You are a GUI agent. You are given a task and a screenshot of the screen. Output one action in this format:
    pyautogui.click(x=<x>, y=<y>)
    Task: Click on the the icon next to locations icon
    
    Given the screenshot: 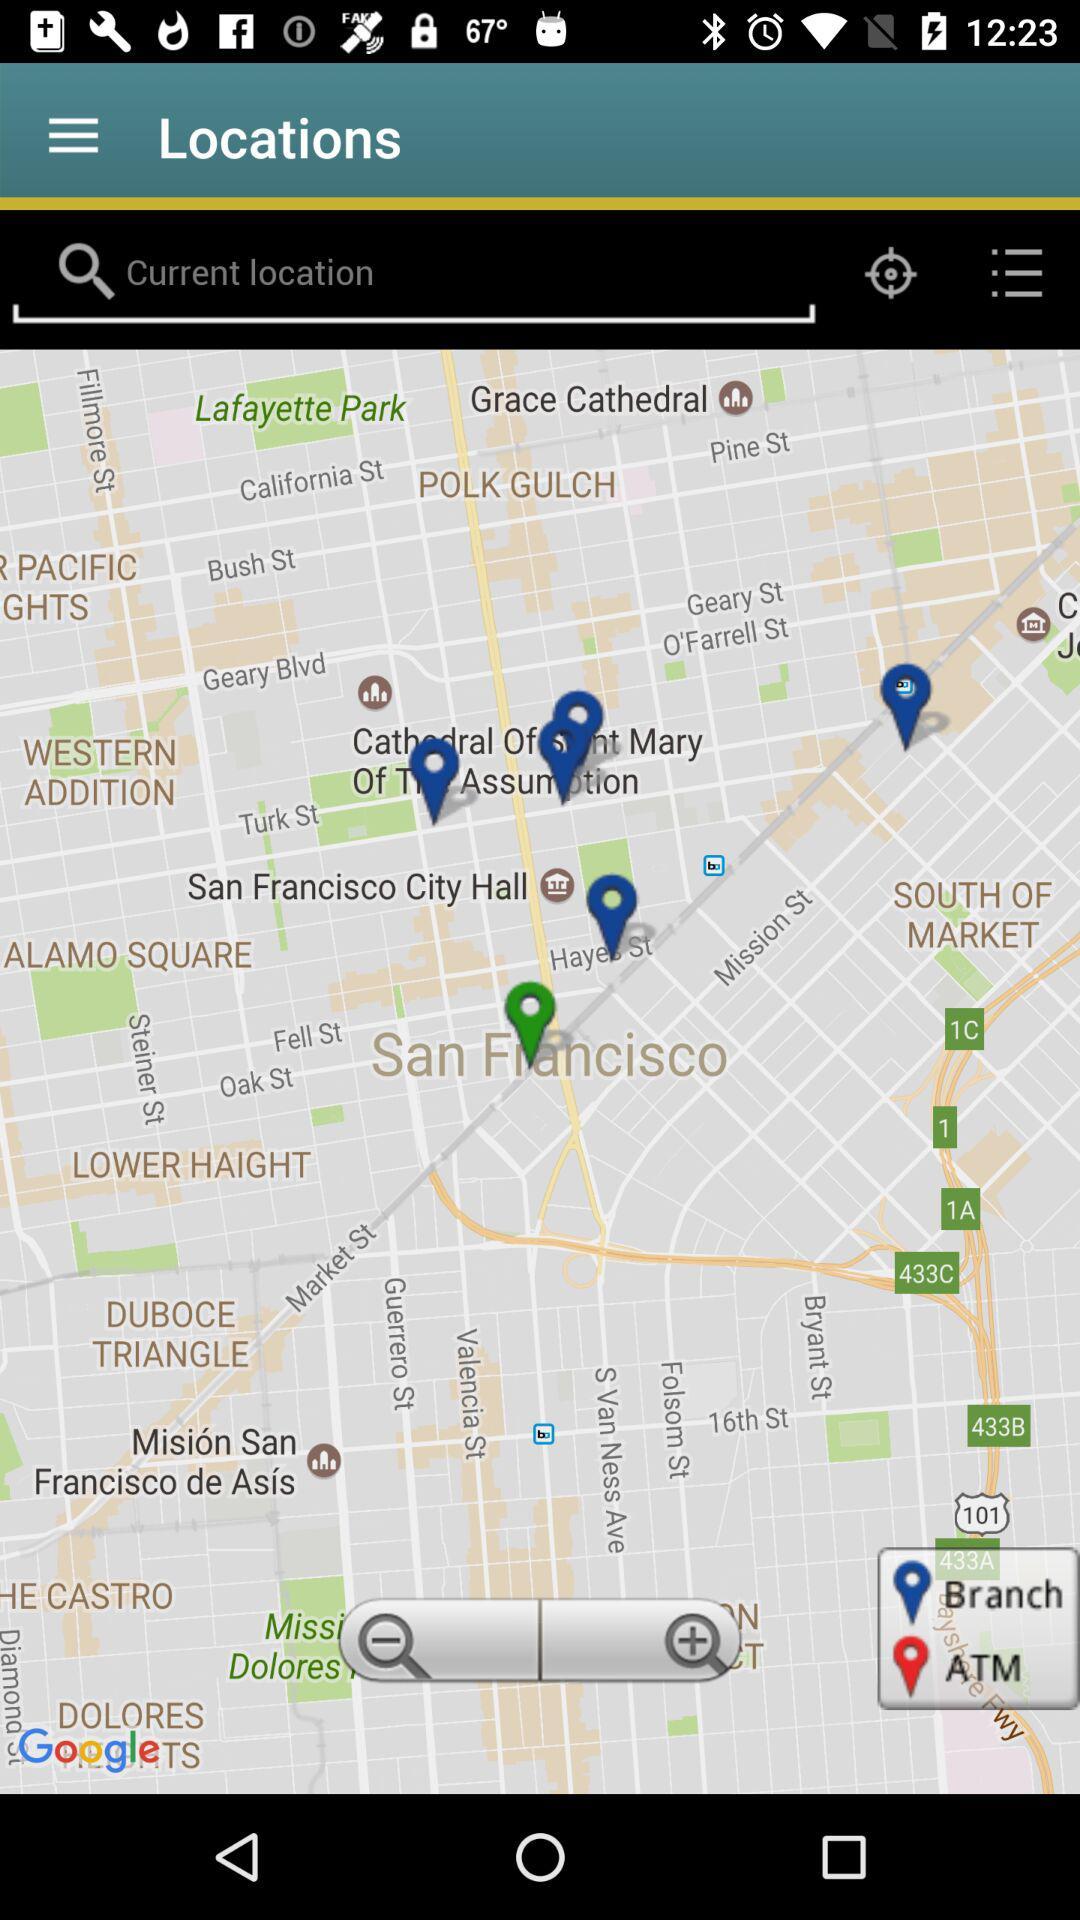 What is the action you would take?
    pyautogui.click(x=72, y=135)
    